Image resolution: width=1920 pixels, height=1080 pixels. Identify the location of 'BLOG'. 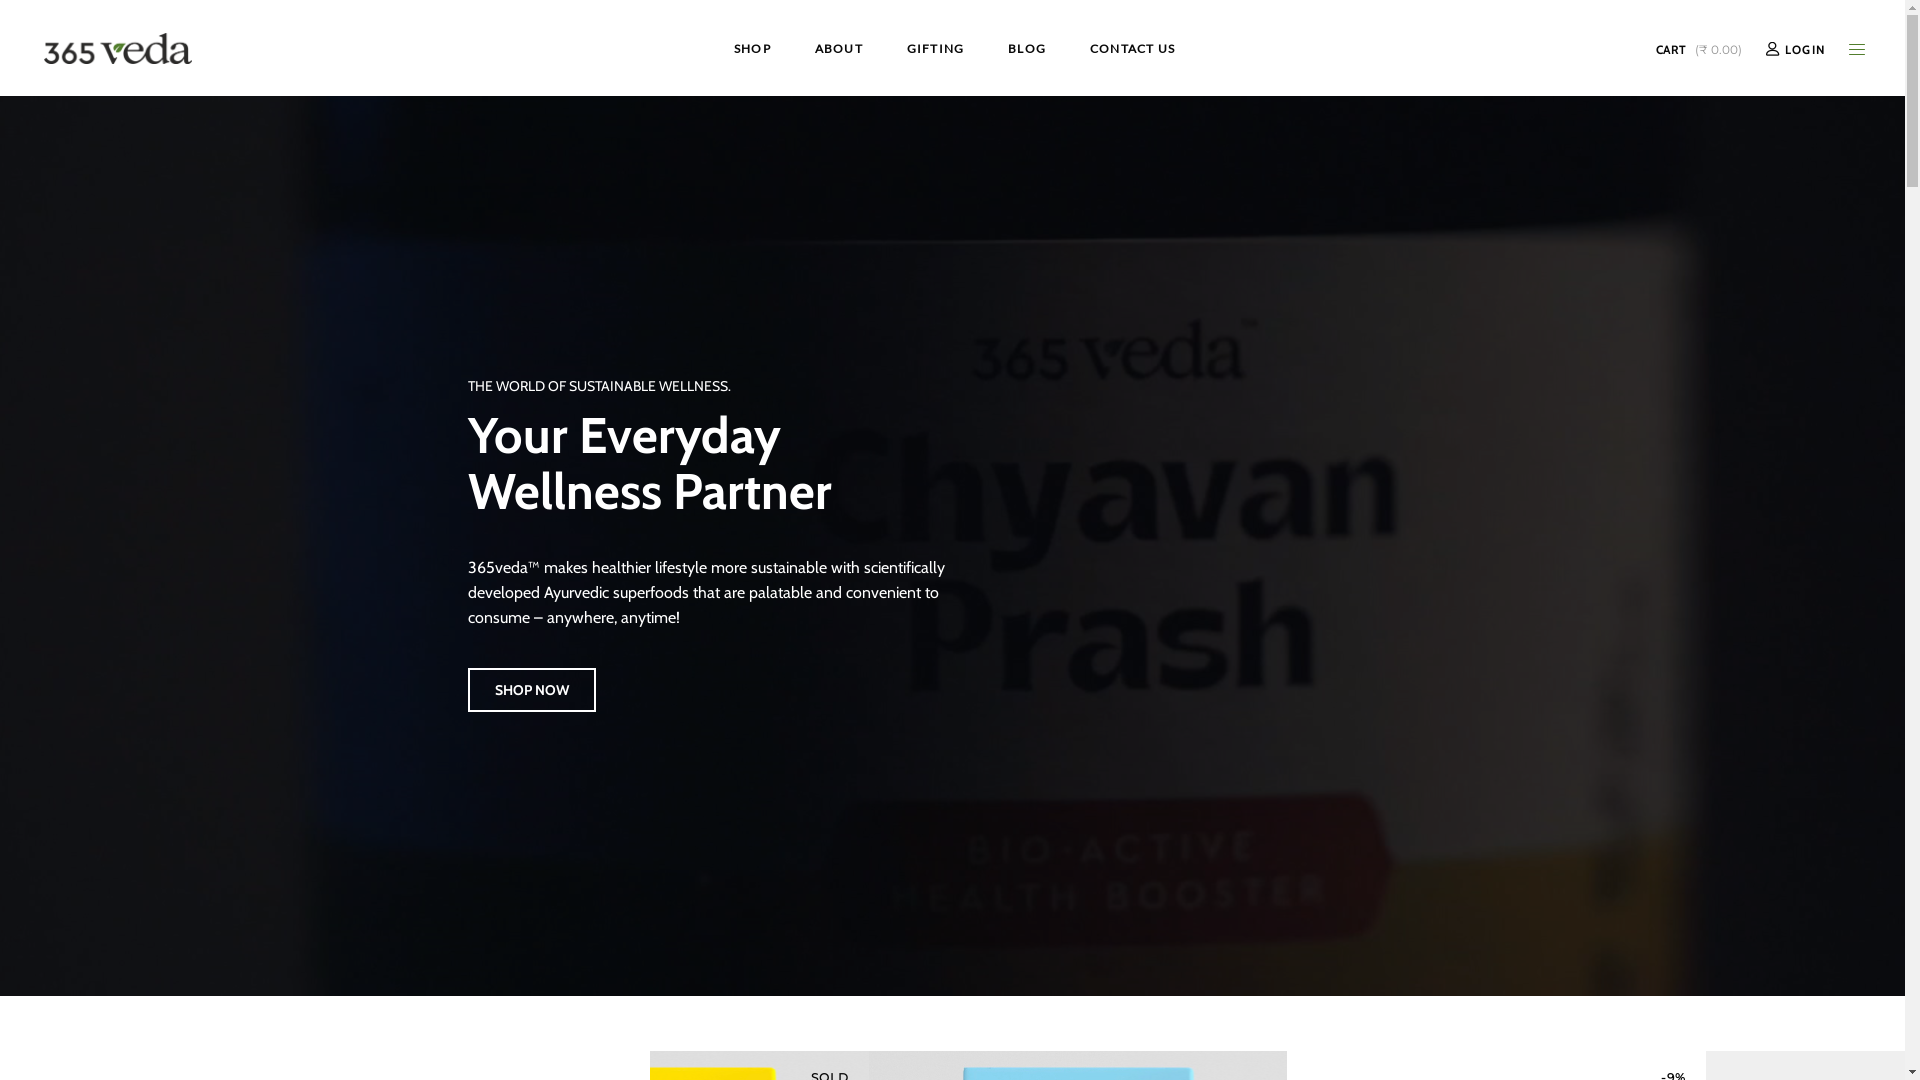
(1027, 46).